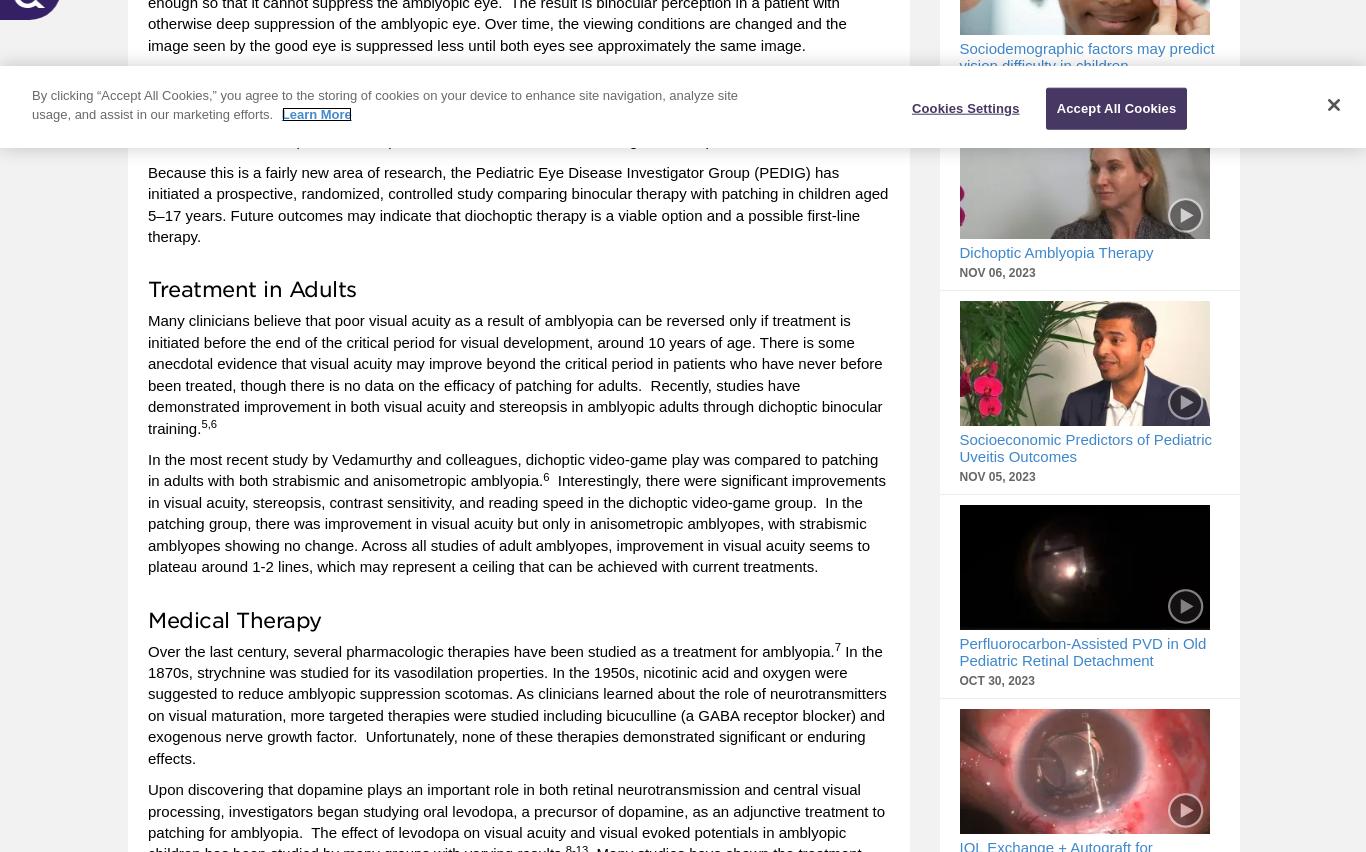 This screenshot has height=852, width=1366. I want to click on 'Nov 05, 2023', so click(997, 477).